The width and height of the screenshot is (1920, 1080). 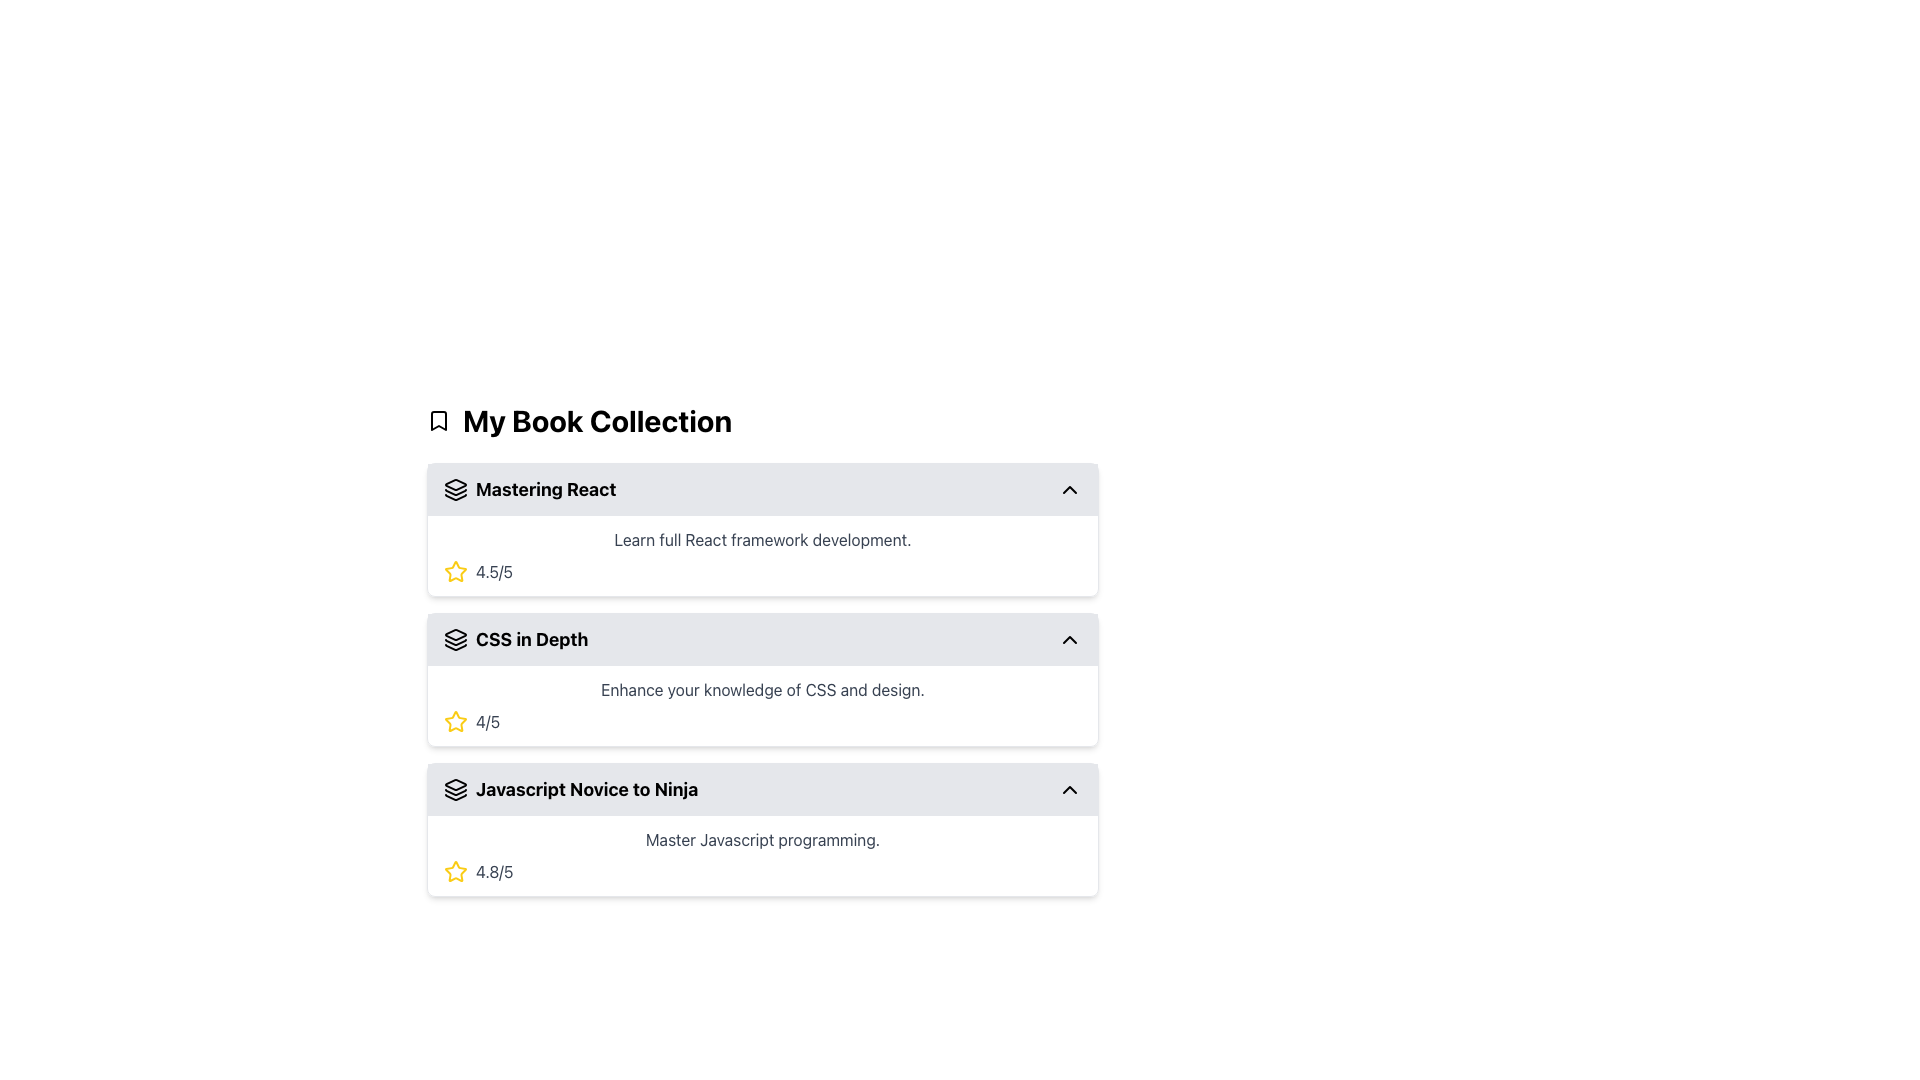 What do you see at coordinates (762, 855) in the screenshot?
I see `the informational block containing the text 'Master Javascript programming' with a rating of '4.8/5' and a star icon in the 'Javascript Novice to Ninja' section` at bounding box center [762, 855].